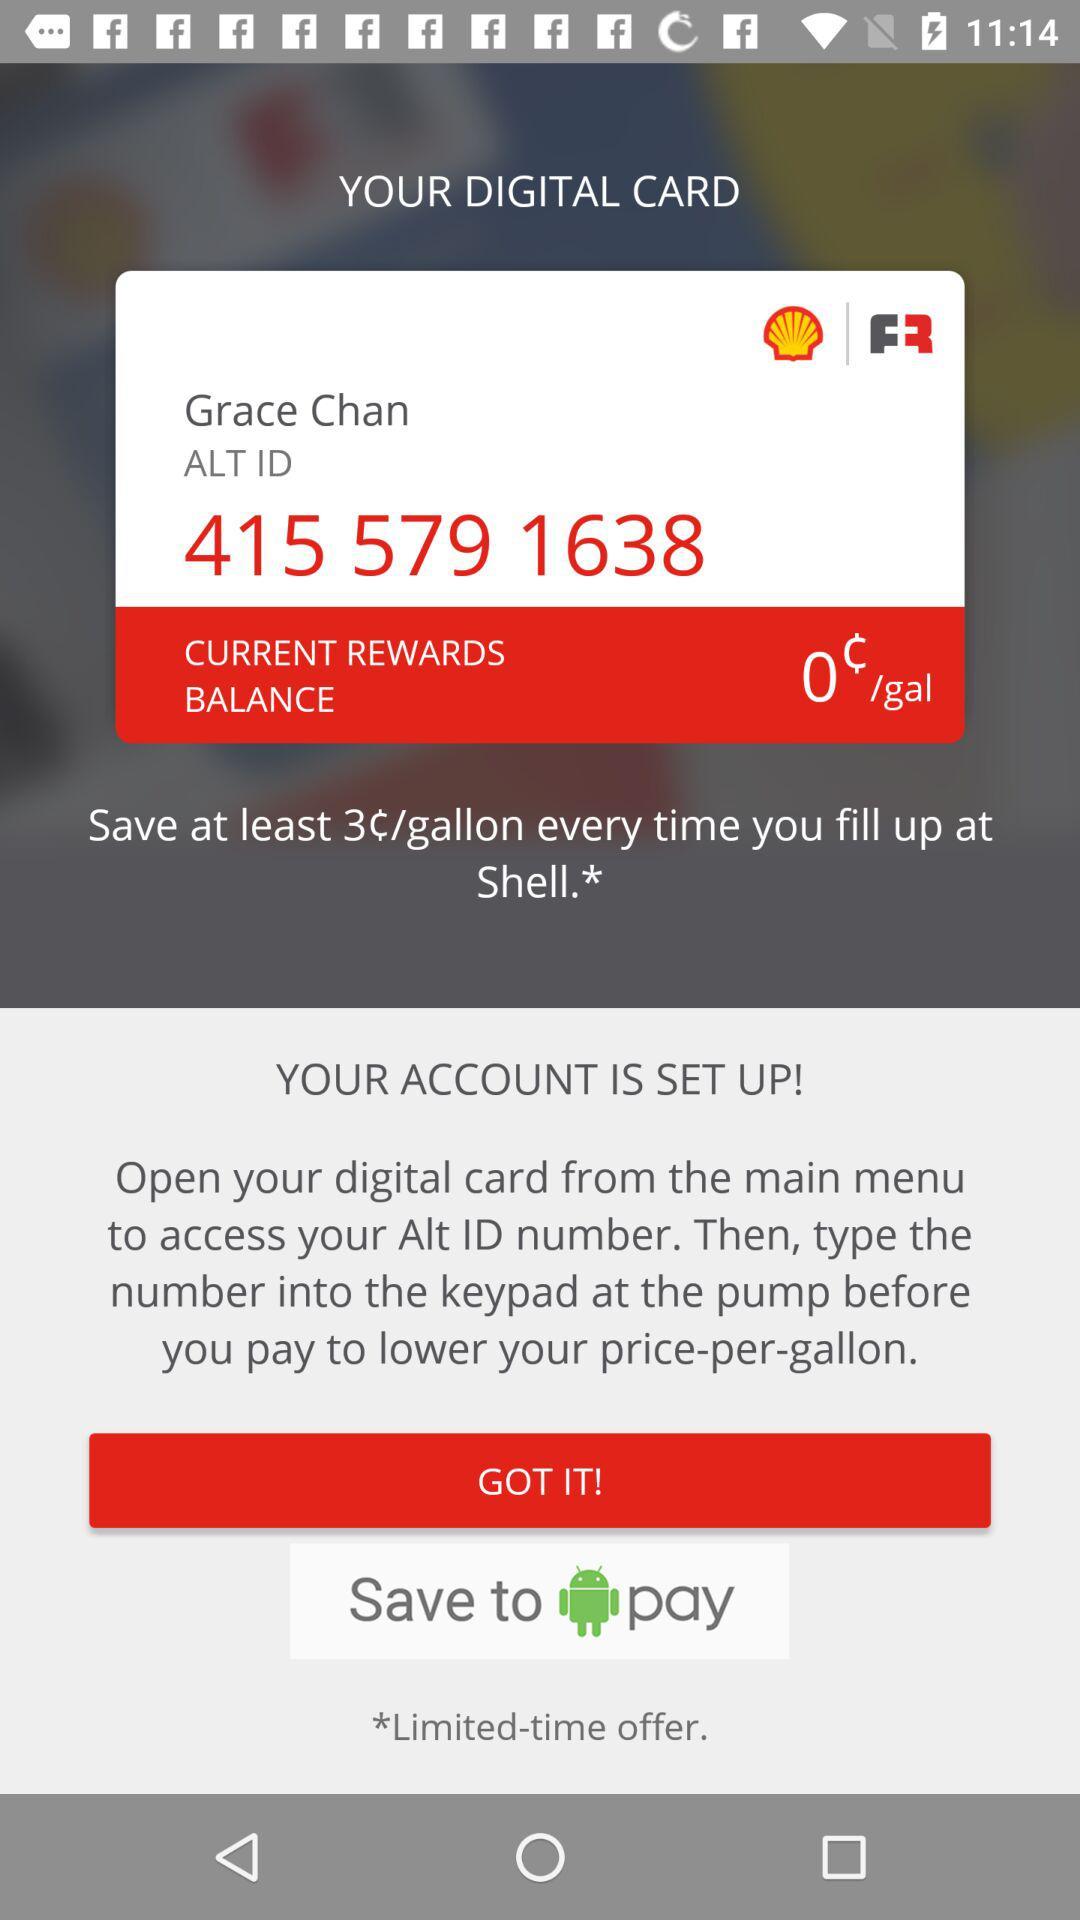  I want to click on to your android-pay account, so click(538, 1601).